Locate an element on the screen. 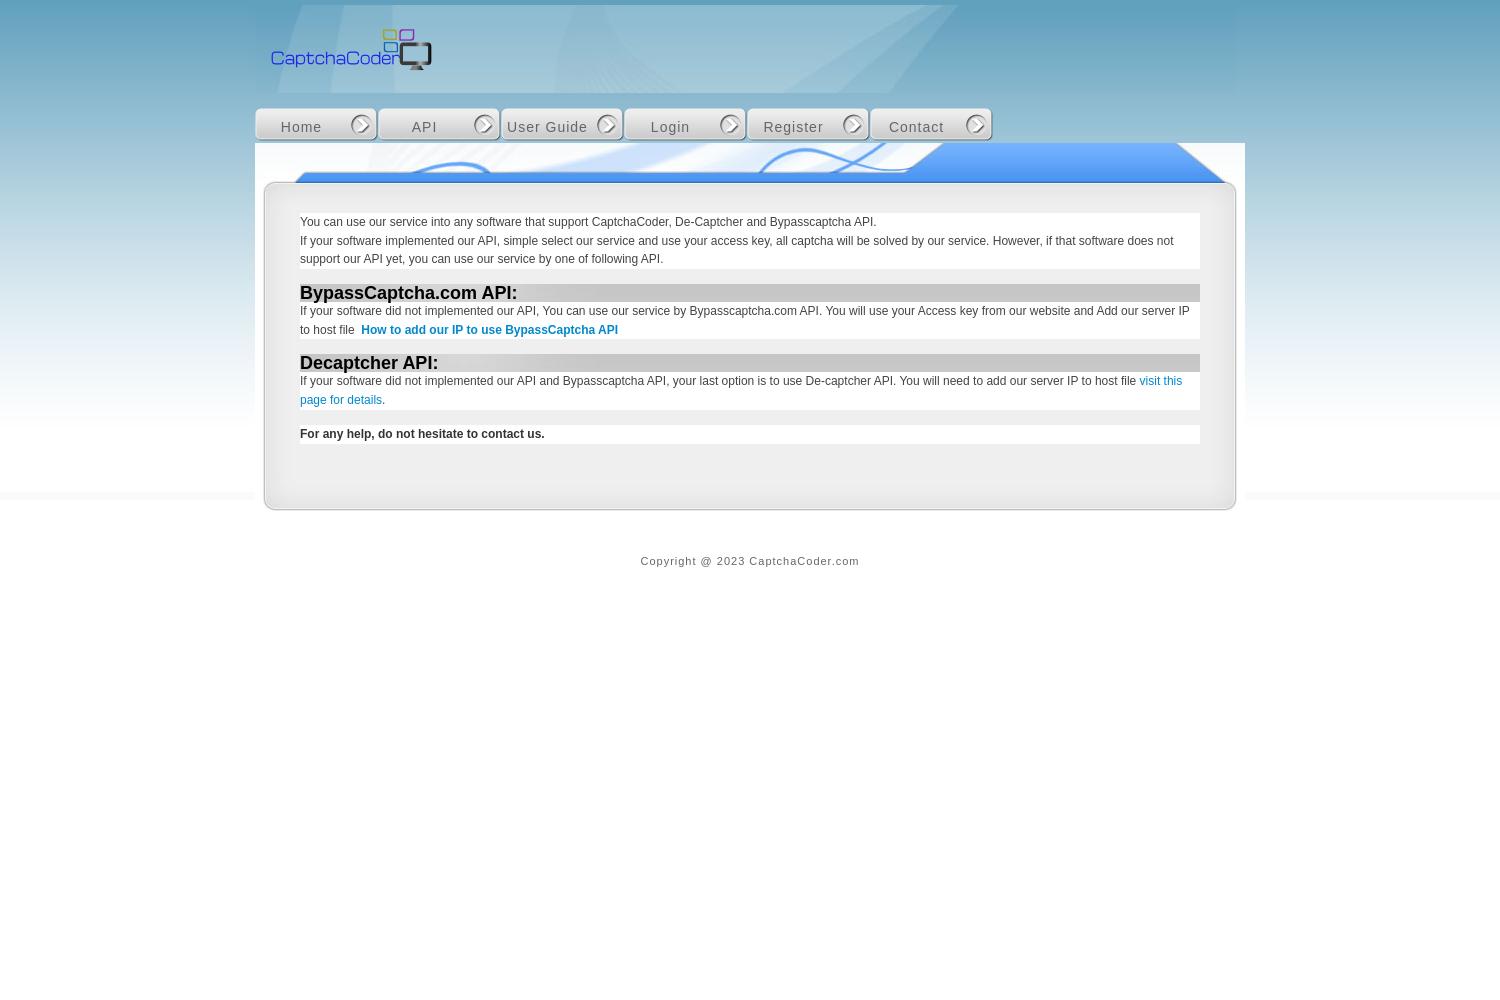 Image resolution: width=1500 pixels, height=1000 pixels. 'Copyright @ 2023 CaptchaCoder.com' is located at coordinates (748, 561).